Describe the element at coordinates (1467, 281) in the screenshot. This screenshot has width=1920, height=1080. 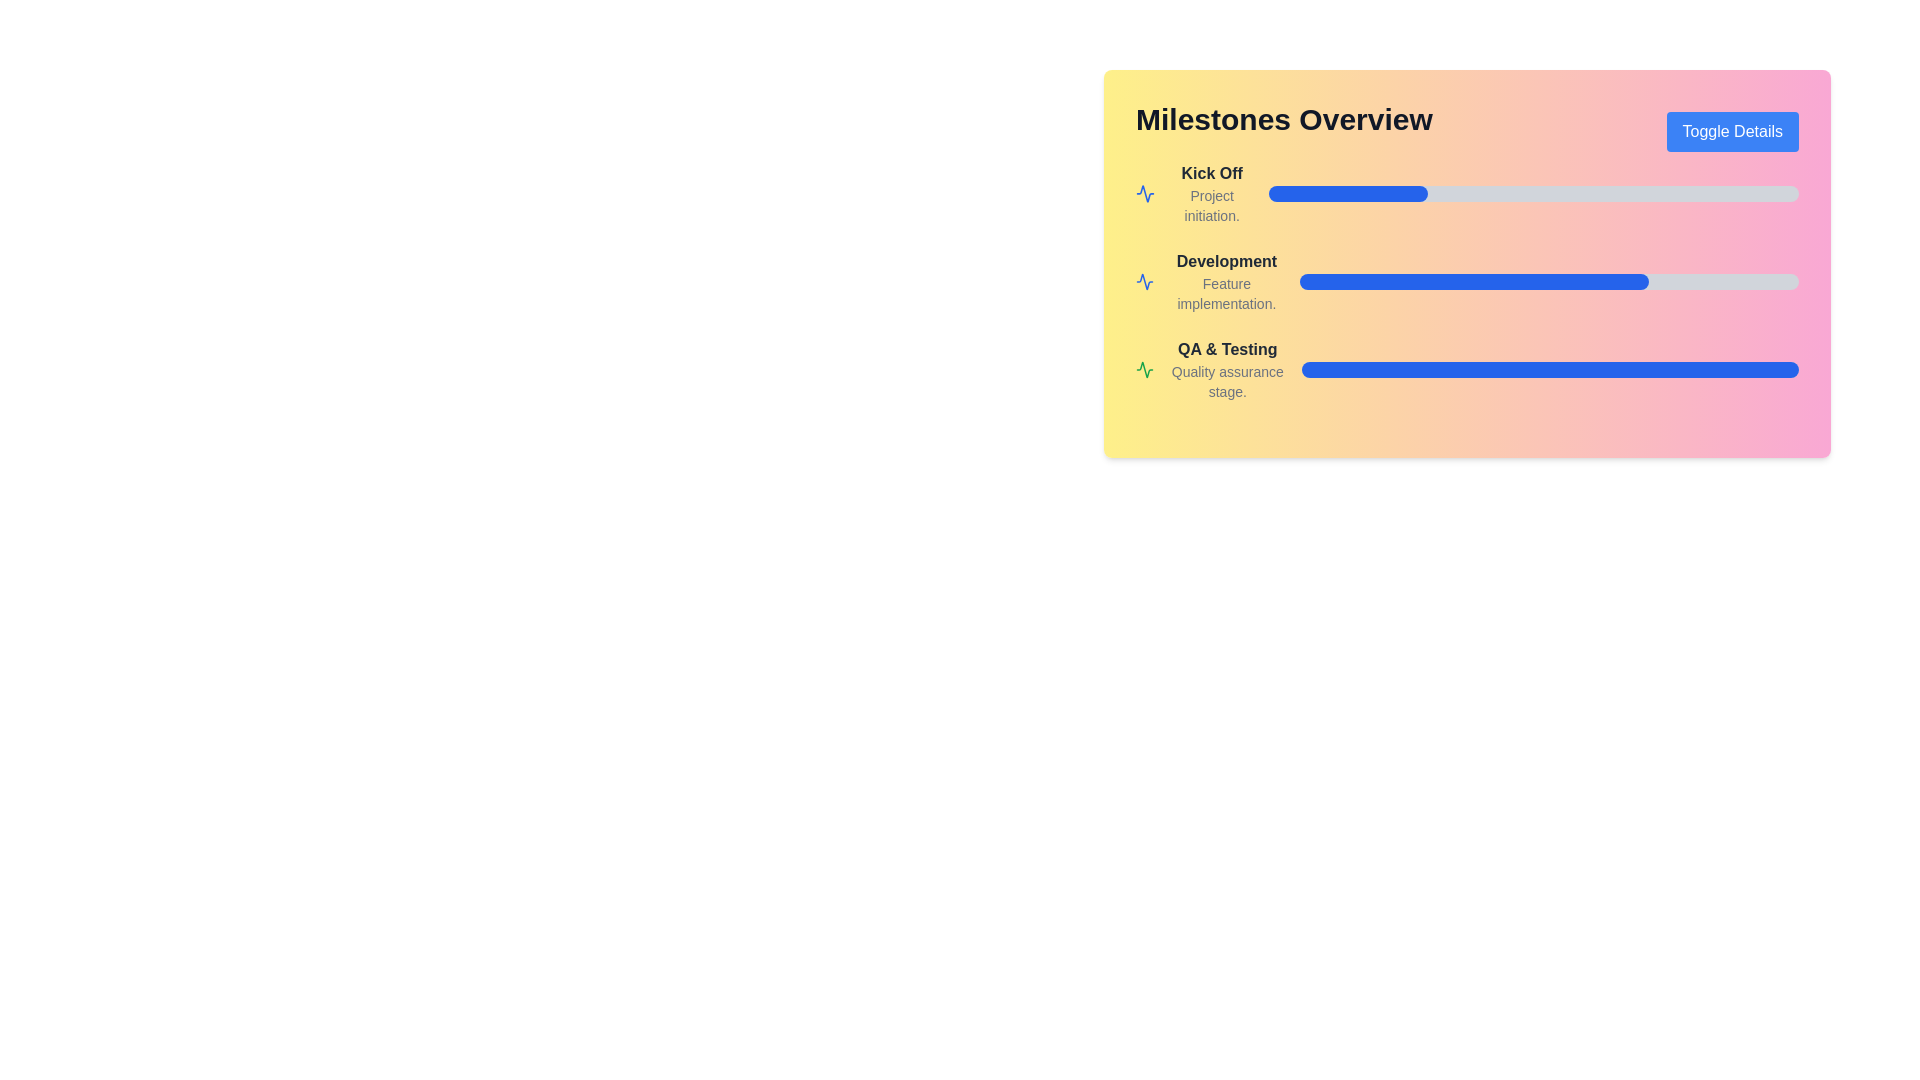
I see `the progress bar located under the 'Development' heading in the 'Milestones Overview' component, which displays a blue filled section and a gray unfilled section` at that location.